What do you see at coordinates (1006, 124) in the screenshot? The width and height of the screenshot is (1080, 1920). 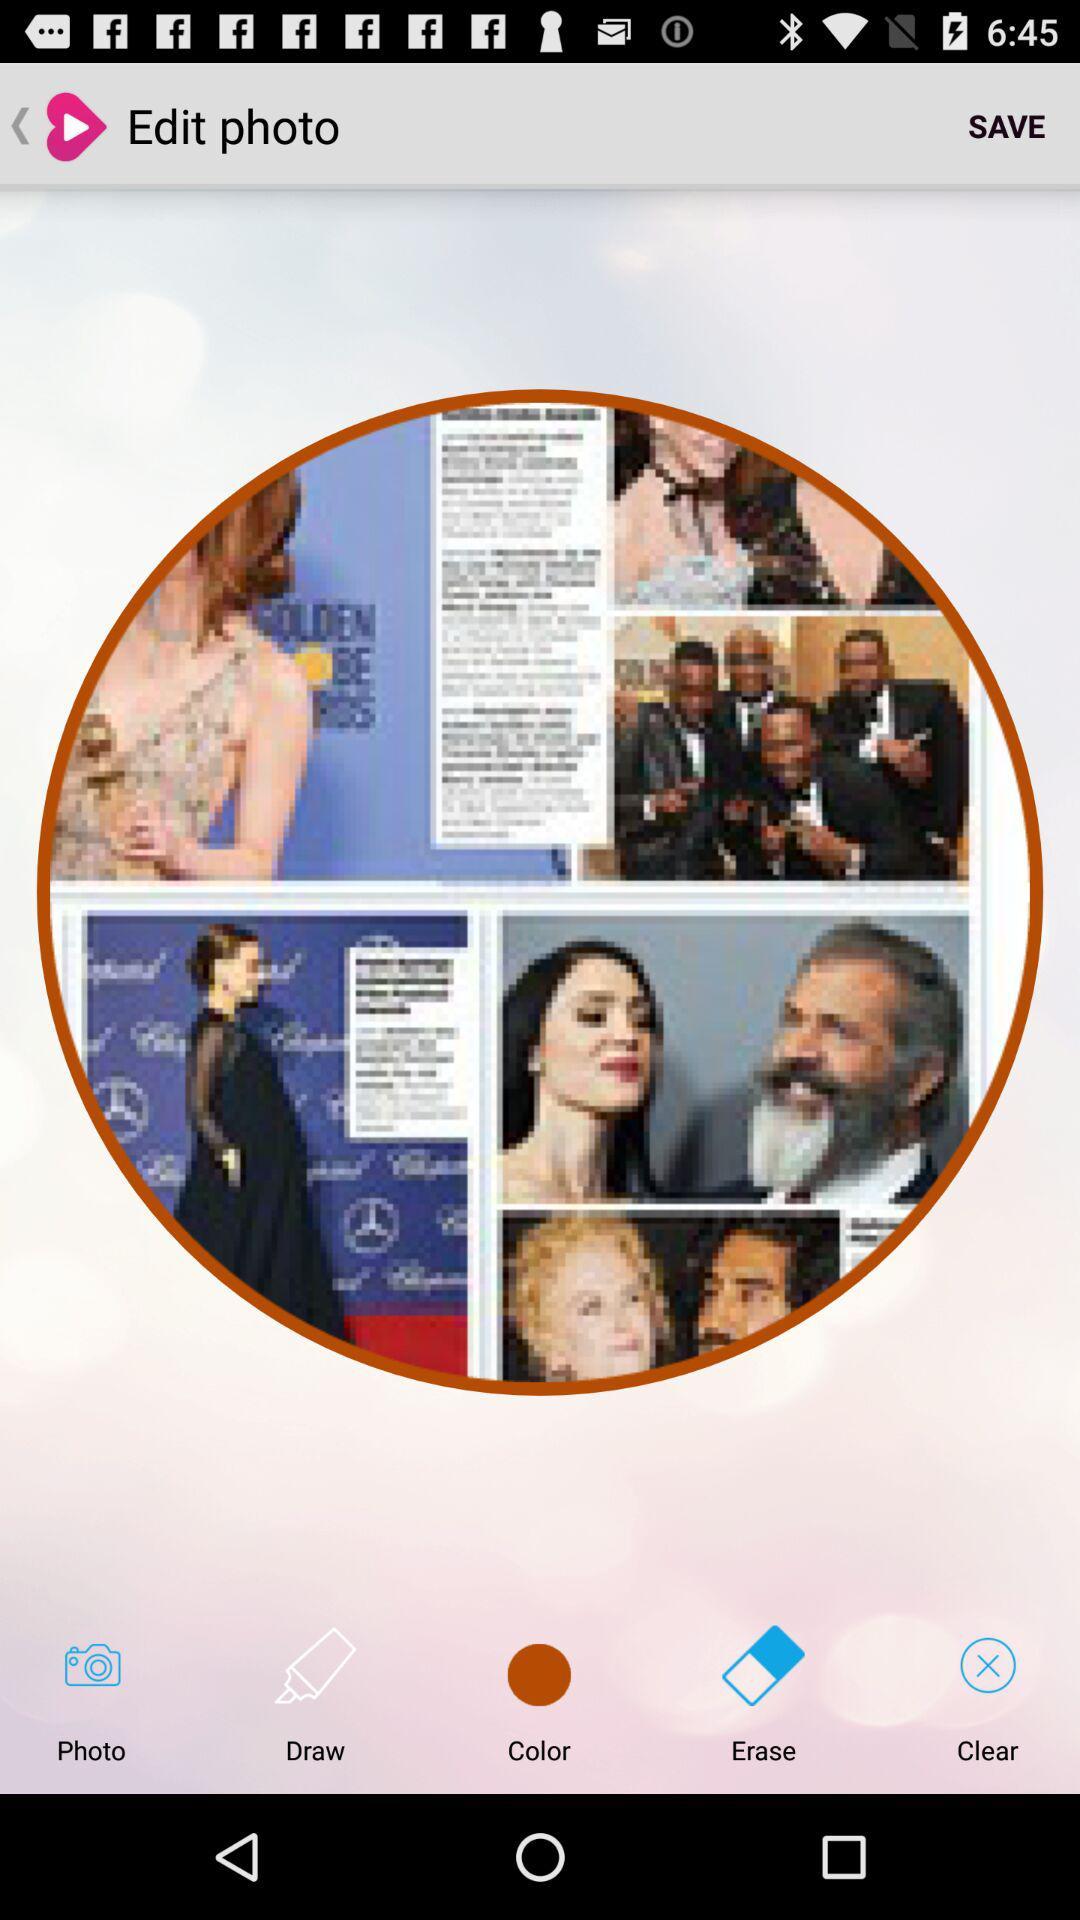 I see `the icon next to edit photo` at bounding box center [1006, 124].